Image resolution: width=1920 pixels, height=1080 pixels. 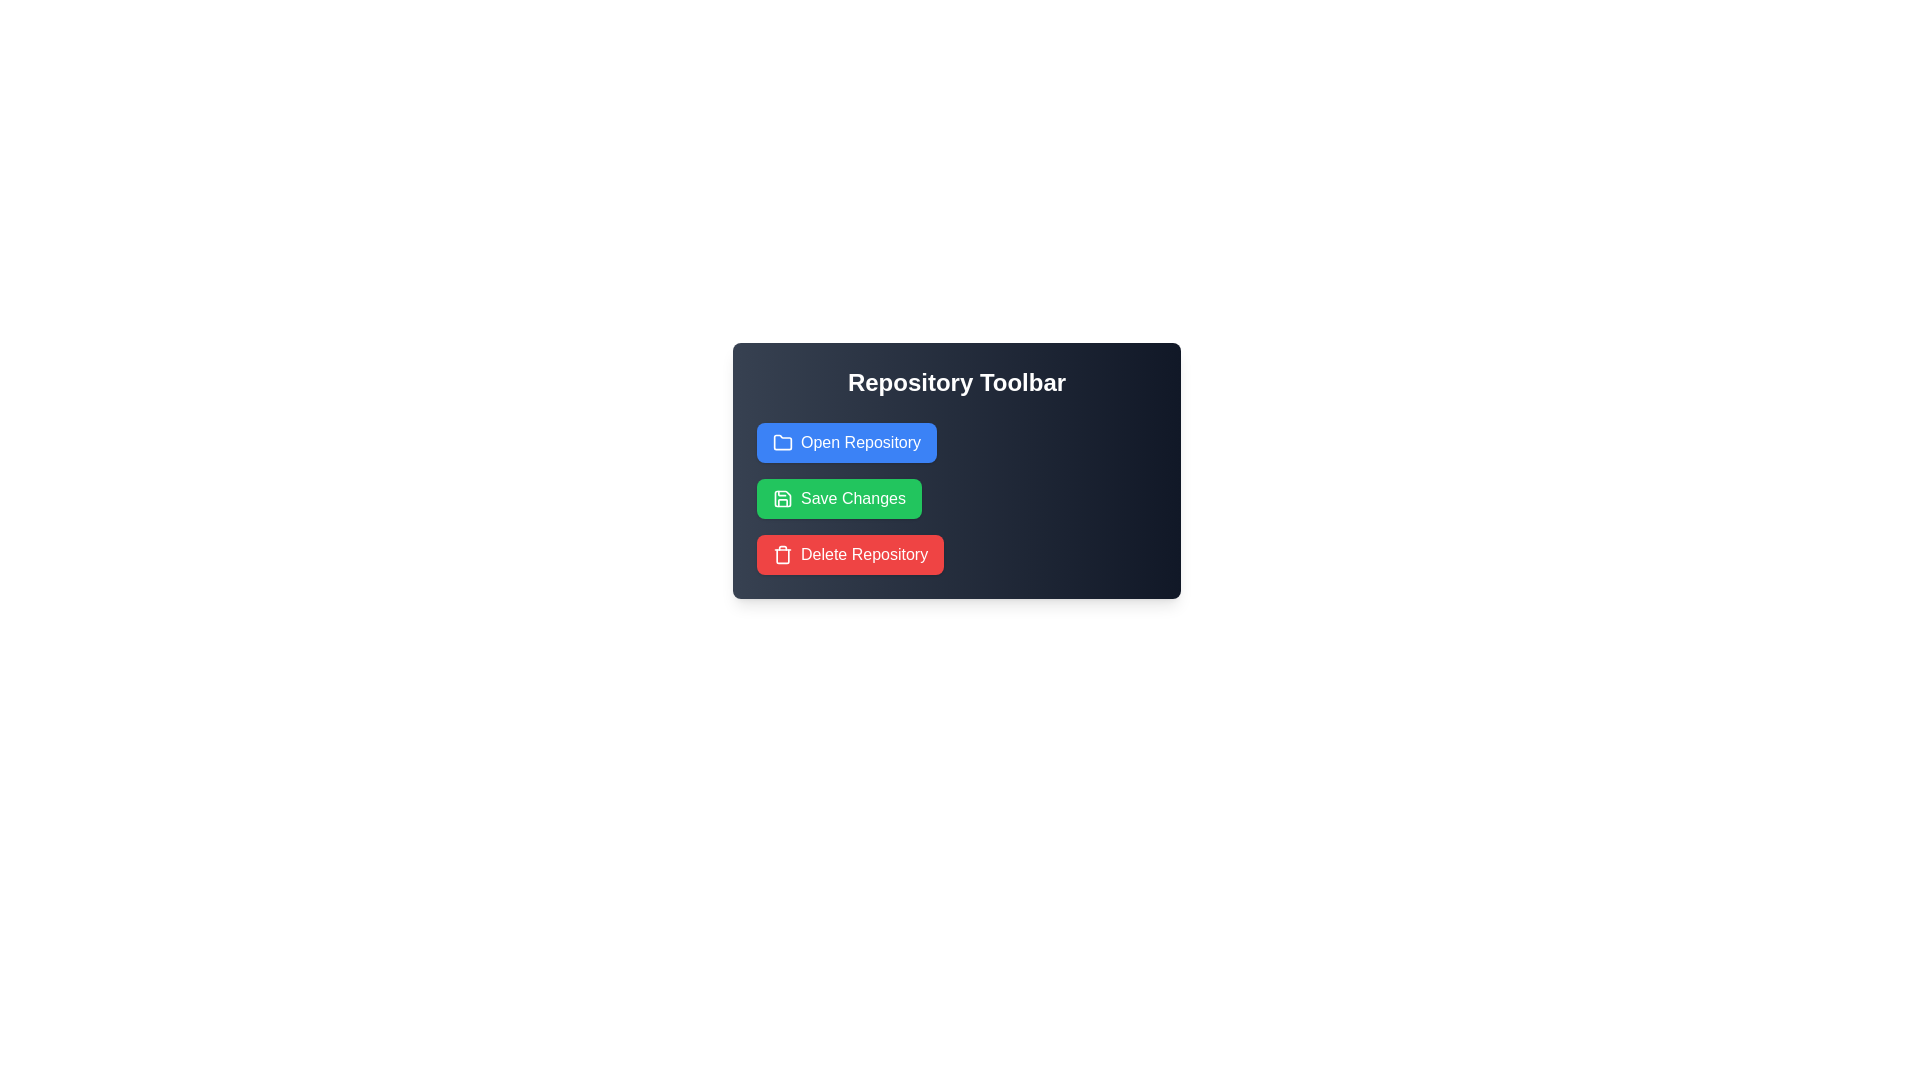 What do you see at coordinates (955, 382) in the screenshot?
I see `the 'Repository Toolbar' text label, which is a bold and large white font heading against a dark gradient background, positioned centrally at the top of its section` at bounding box center [955, 382].